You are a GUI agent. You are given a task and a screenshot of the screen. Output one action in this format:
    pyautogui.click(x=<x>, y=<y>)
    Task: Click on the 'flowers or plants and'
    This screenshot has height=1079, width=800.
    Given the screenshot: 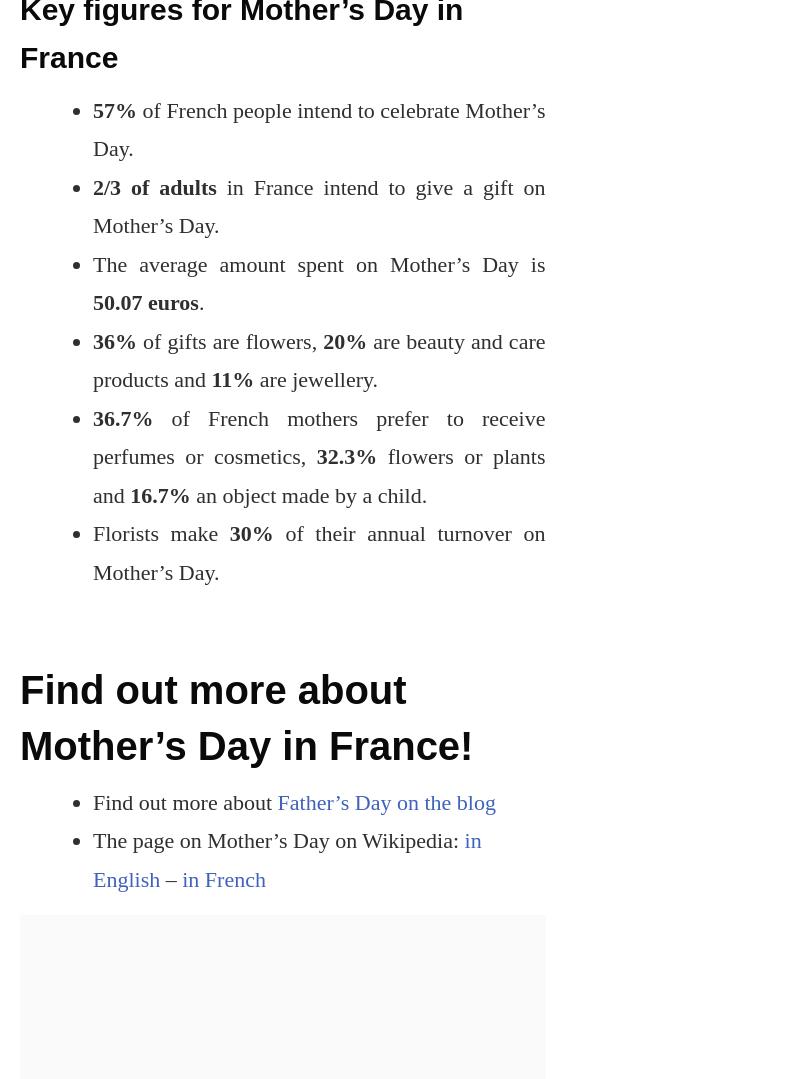 What is the action you would take?
    pyautogui.click(x=317, y=474)
    